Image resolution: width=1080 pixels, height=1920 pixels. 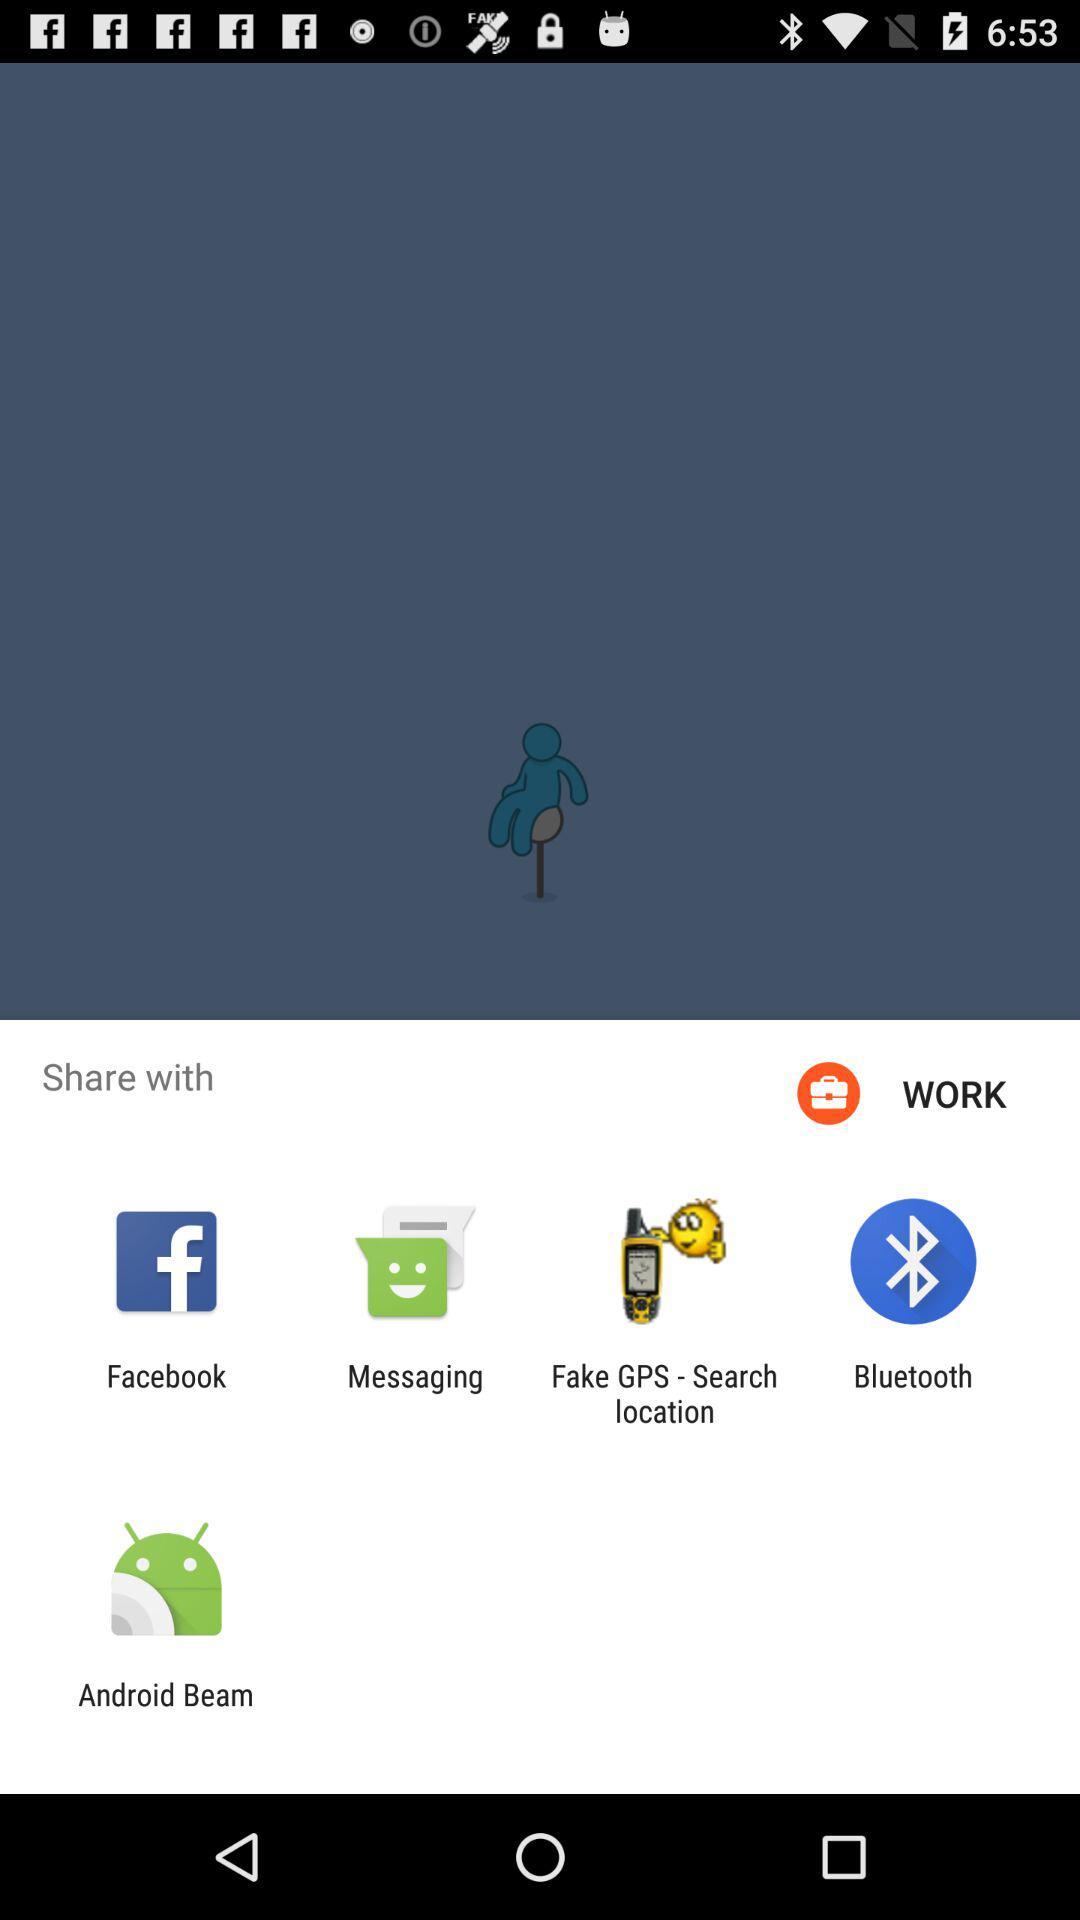 What do you see at coordinates (664, 1392) in the screenshot?
I see `the fake gps search app` at bounding box center [664, 1392].